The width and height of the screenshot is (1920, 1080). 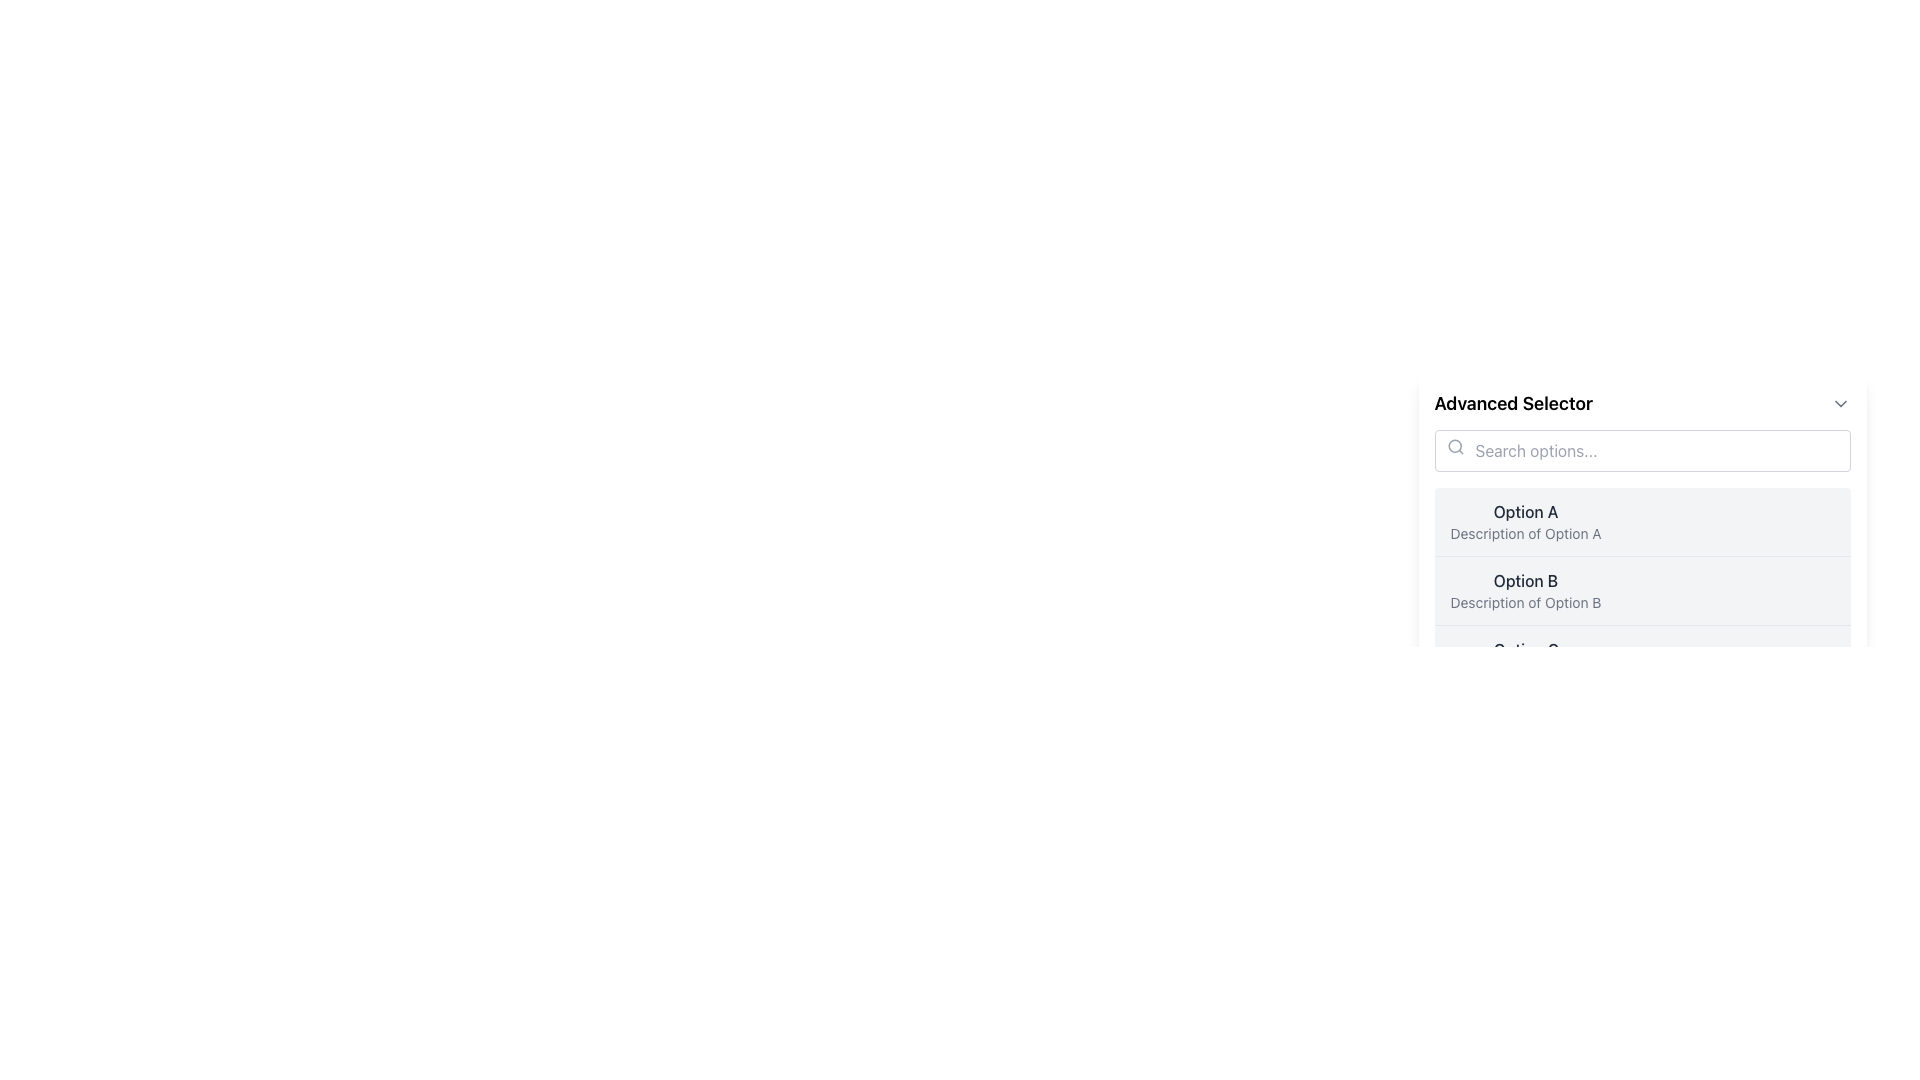 What do you see at coordinates (1525, 659) in the screenshot?
I see `the list item displaying 'Option C'` at bounding box center [1525, 659].